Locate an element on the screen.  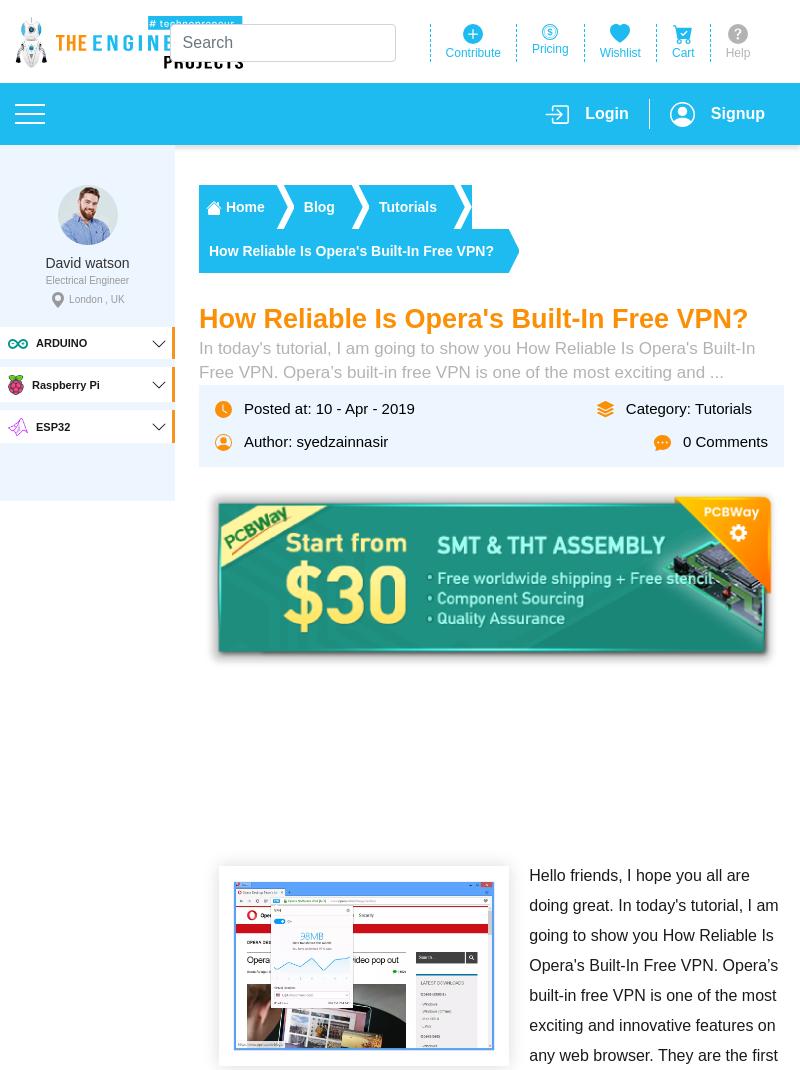
'0 Comments' is located at coordinates (682, 440).